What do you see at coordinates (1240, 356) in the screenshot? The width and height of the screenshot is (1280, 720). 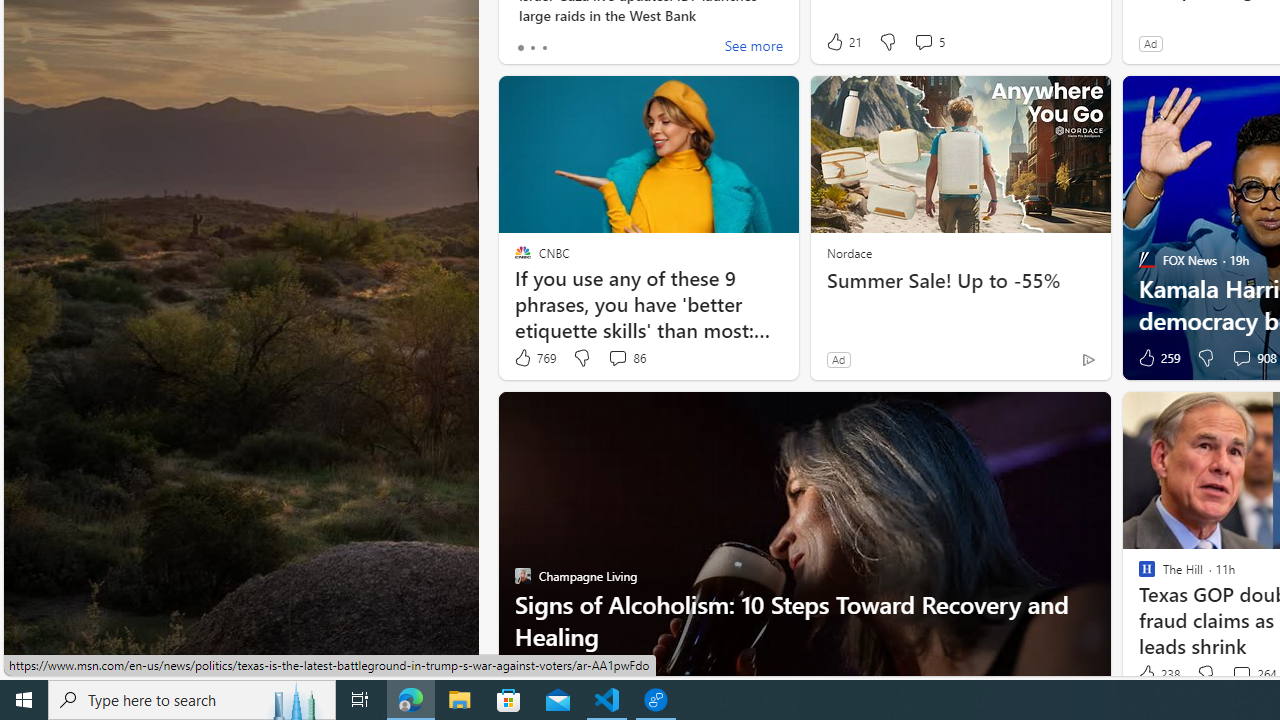 I see `'View comments 908 Comment'` at bounding box center [1240, 356].